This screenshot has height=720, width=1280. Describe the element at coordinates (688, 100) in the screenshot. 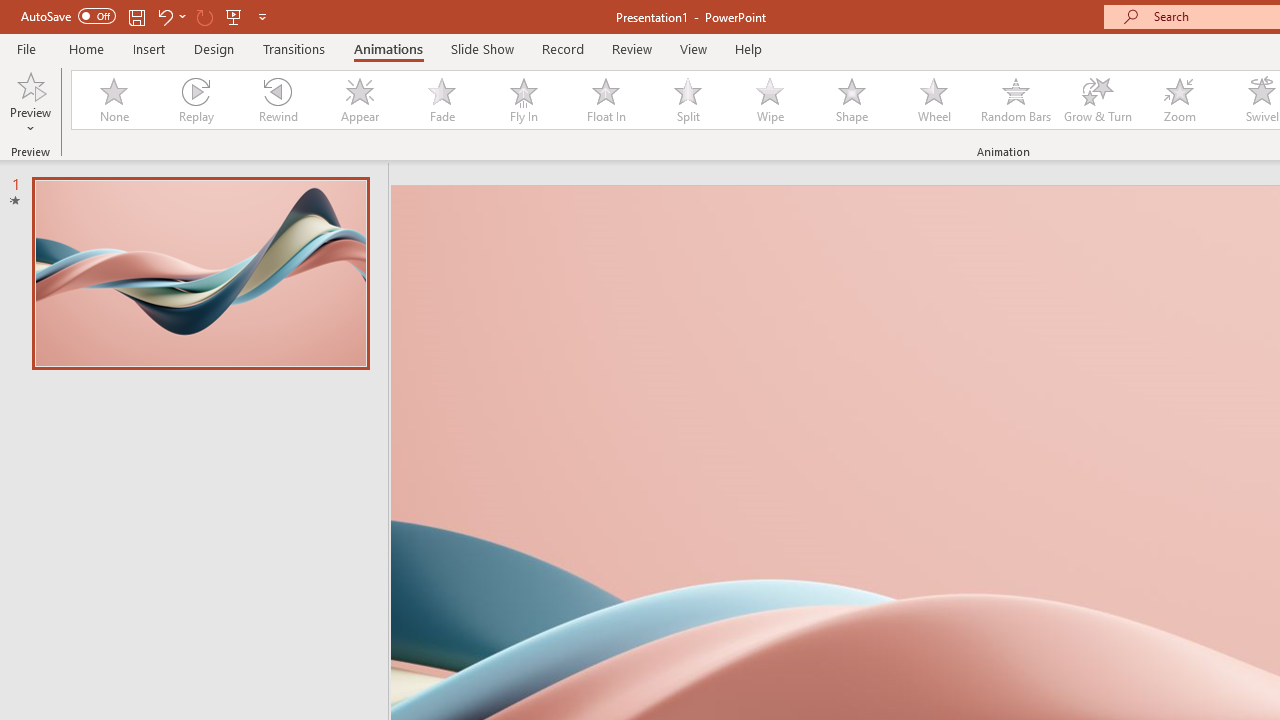

I see `'Split'` at that location.